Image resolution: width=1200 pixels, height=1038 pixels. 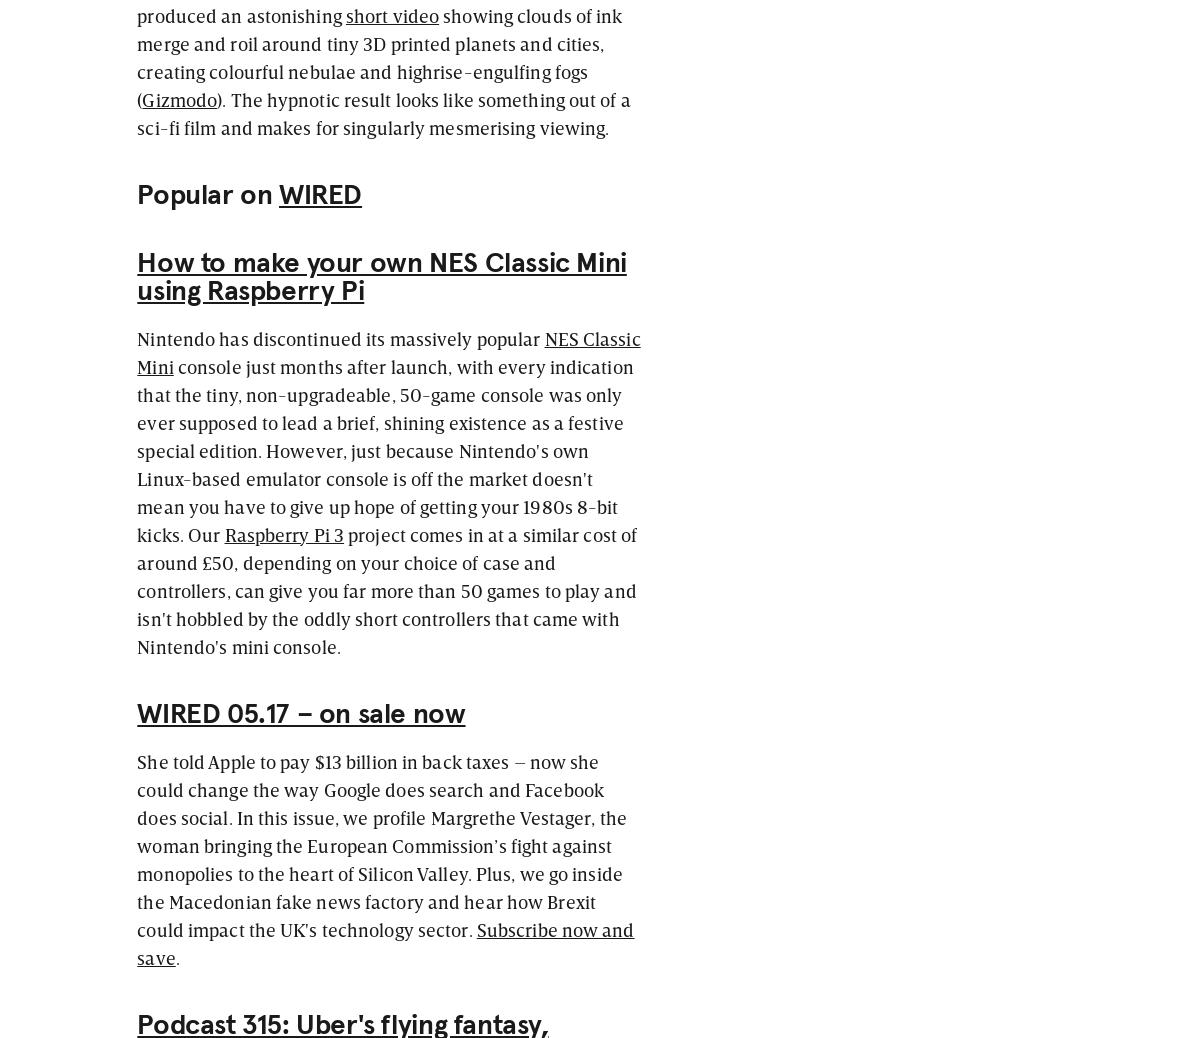 I want to click on 'She told Apple to pay $13 billion in back taxes – now she could change the way Google does search and Facebook does social. In this issue, we profile Margrethe Vestager, the woman bringing the European Commission’s fight against monopolies to the heart of Silicon Valley. Plus, we go inside the Macedonian fake news factory and hear how Brexit could impact the UK's technology sector.', so click(x=381, y=844).